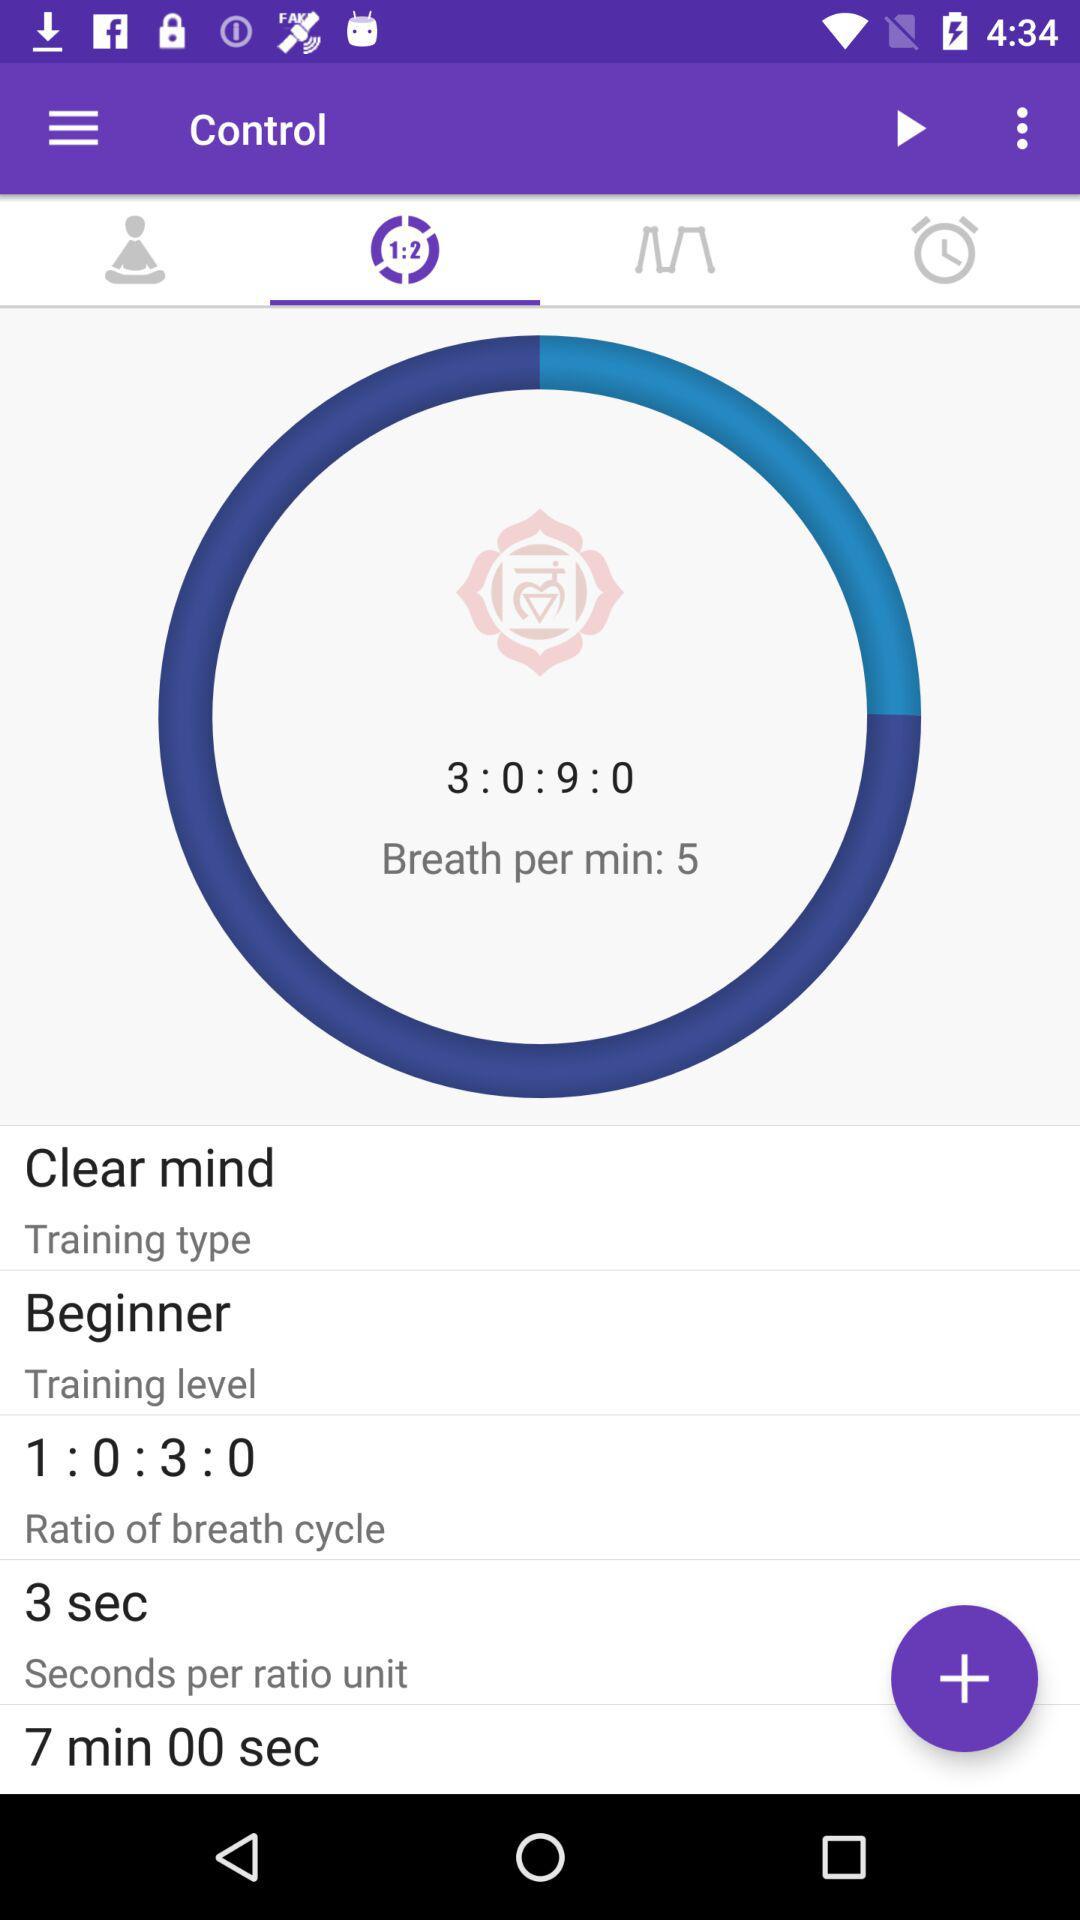 This screenshot has width=1080, height=1920. I want to click on the icon below the seconds per ratio item, so click(540, 1743).